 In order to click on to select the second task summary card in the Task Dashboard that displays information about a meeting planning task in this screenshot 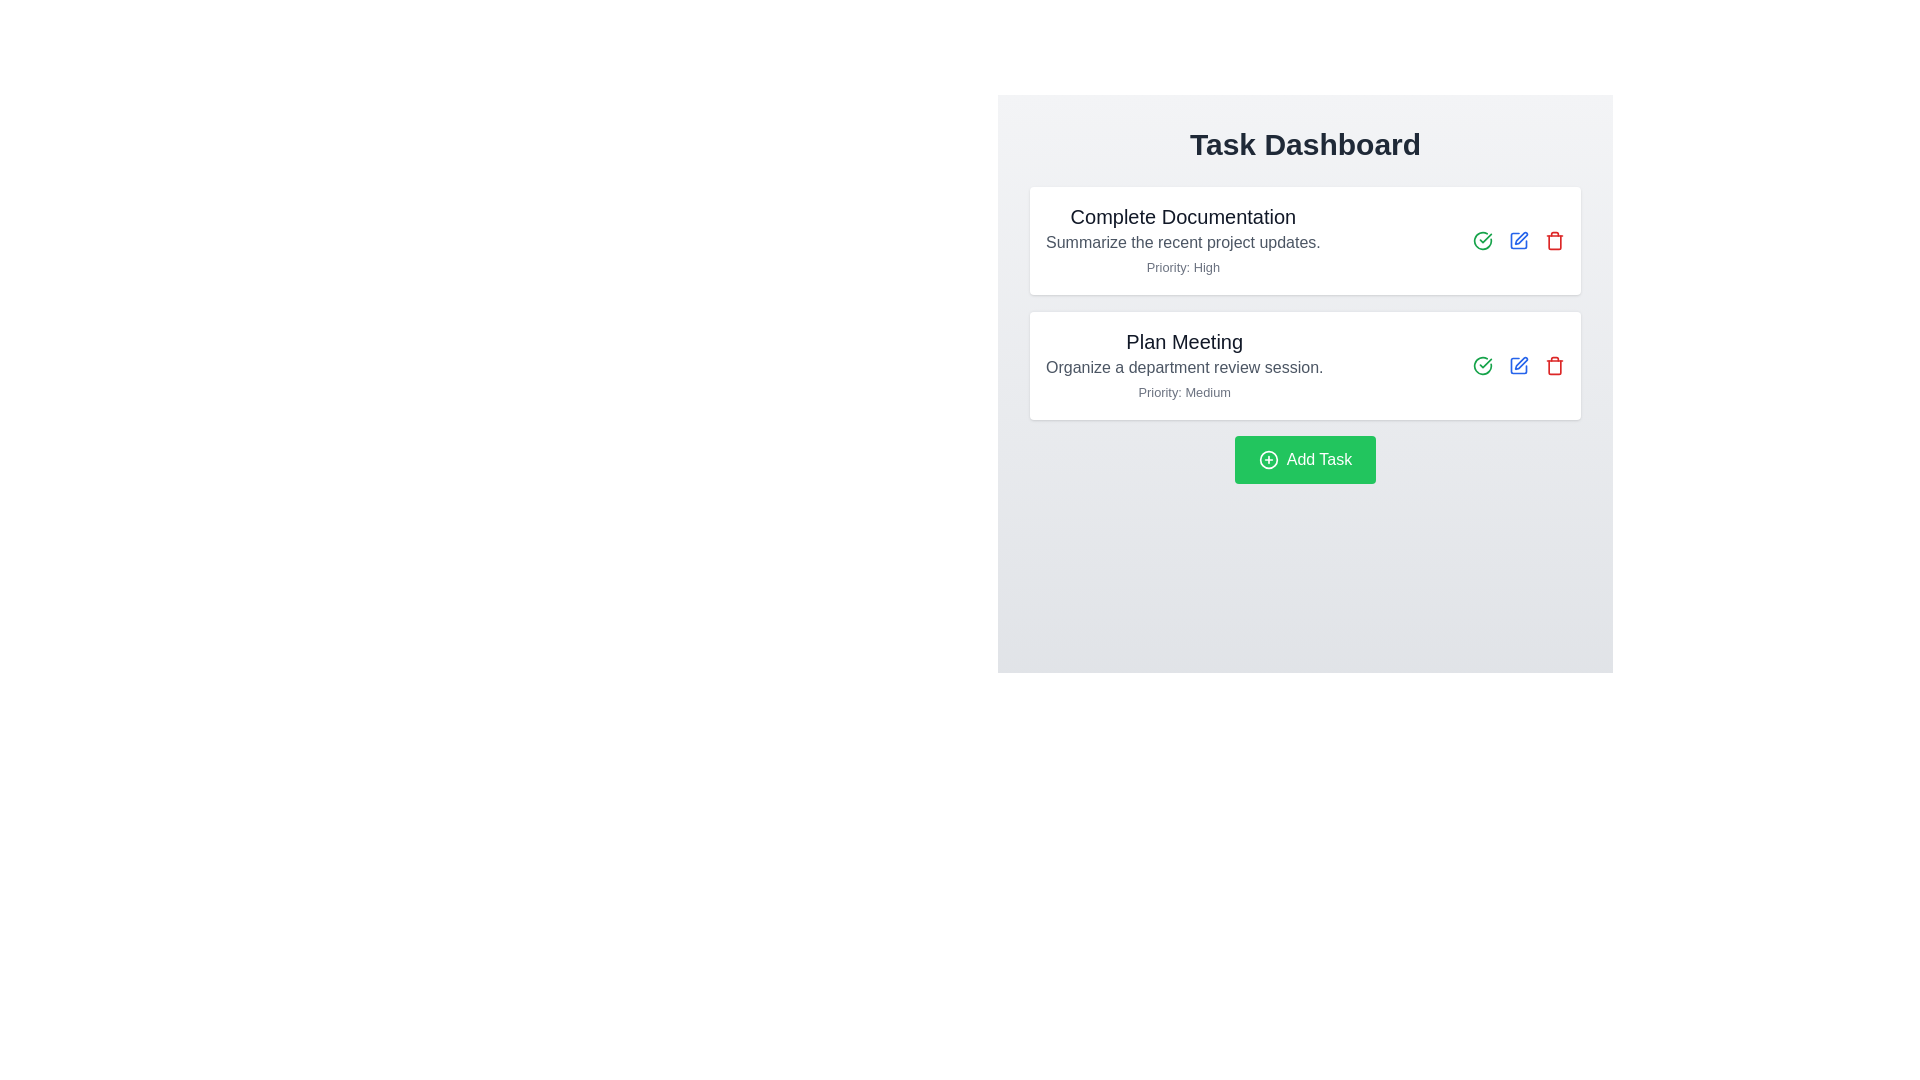, I will do `click(1184, 366)`.